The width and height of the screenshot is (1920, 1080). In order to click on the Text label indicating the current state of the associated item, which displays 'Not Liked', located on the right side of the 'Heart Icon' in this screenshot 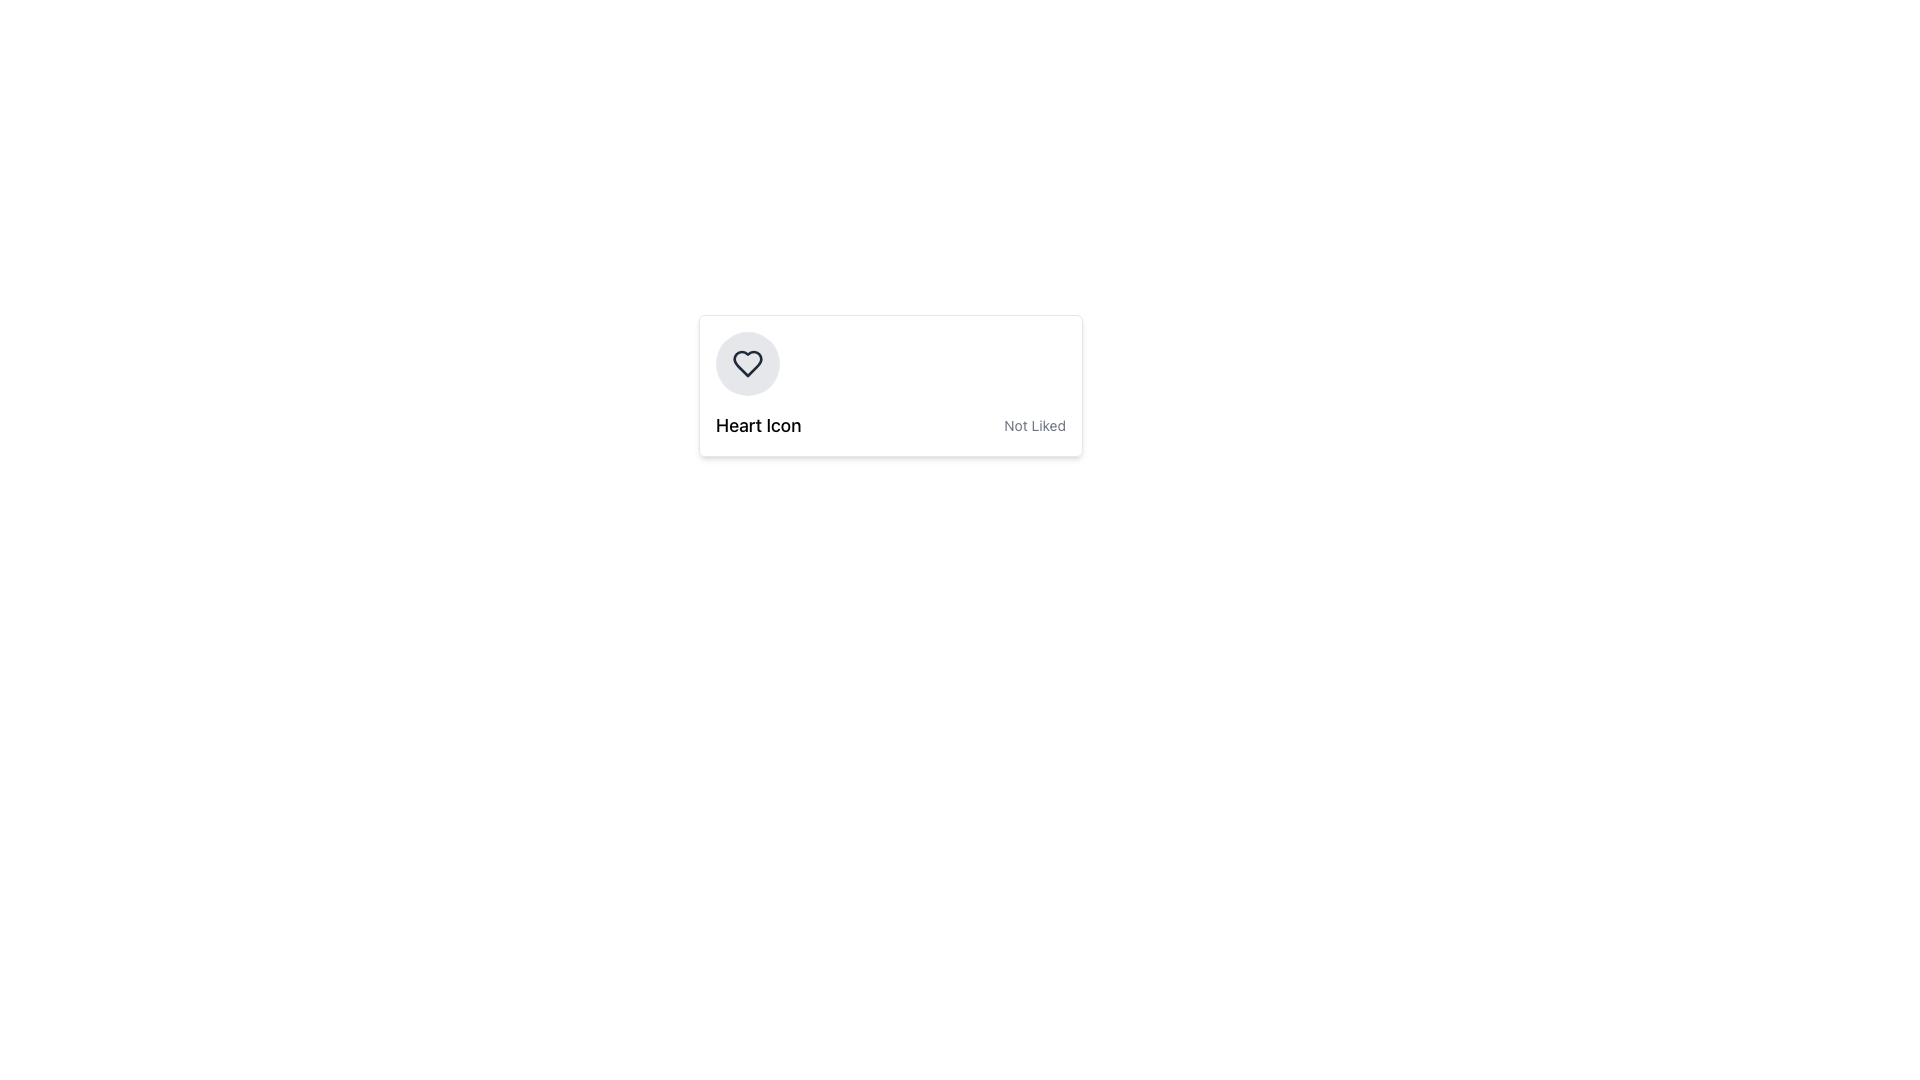, I will do `click(1035, 424)`.